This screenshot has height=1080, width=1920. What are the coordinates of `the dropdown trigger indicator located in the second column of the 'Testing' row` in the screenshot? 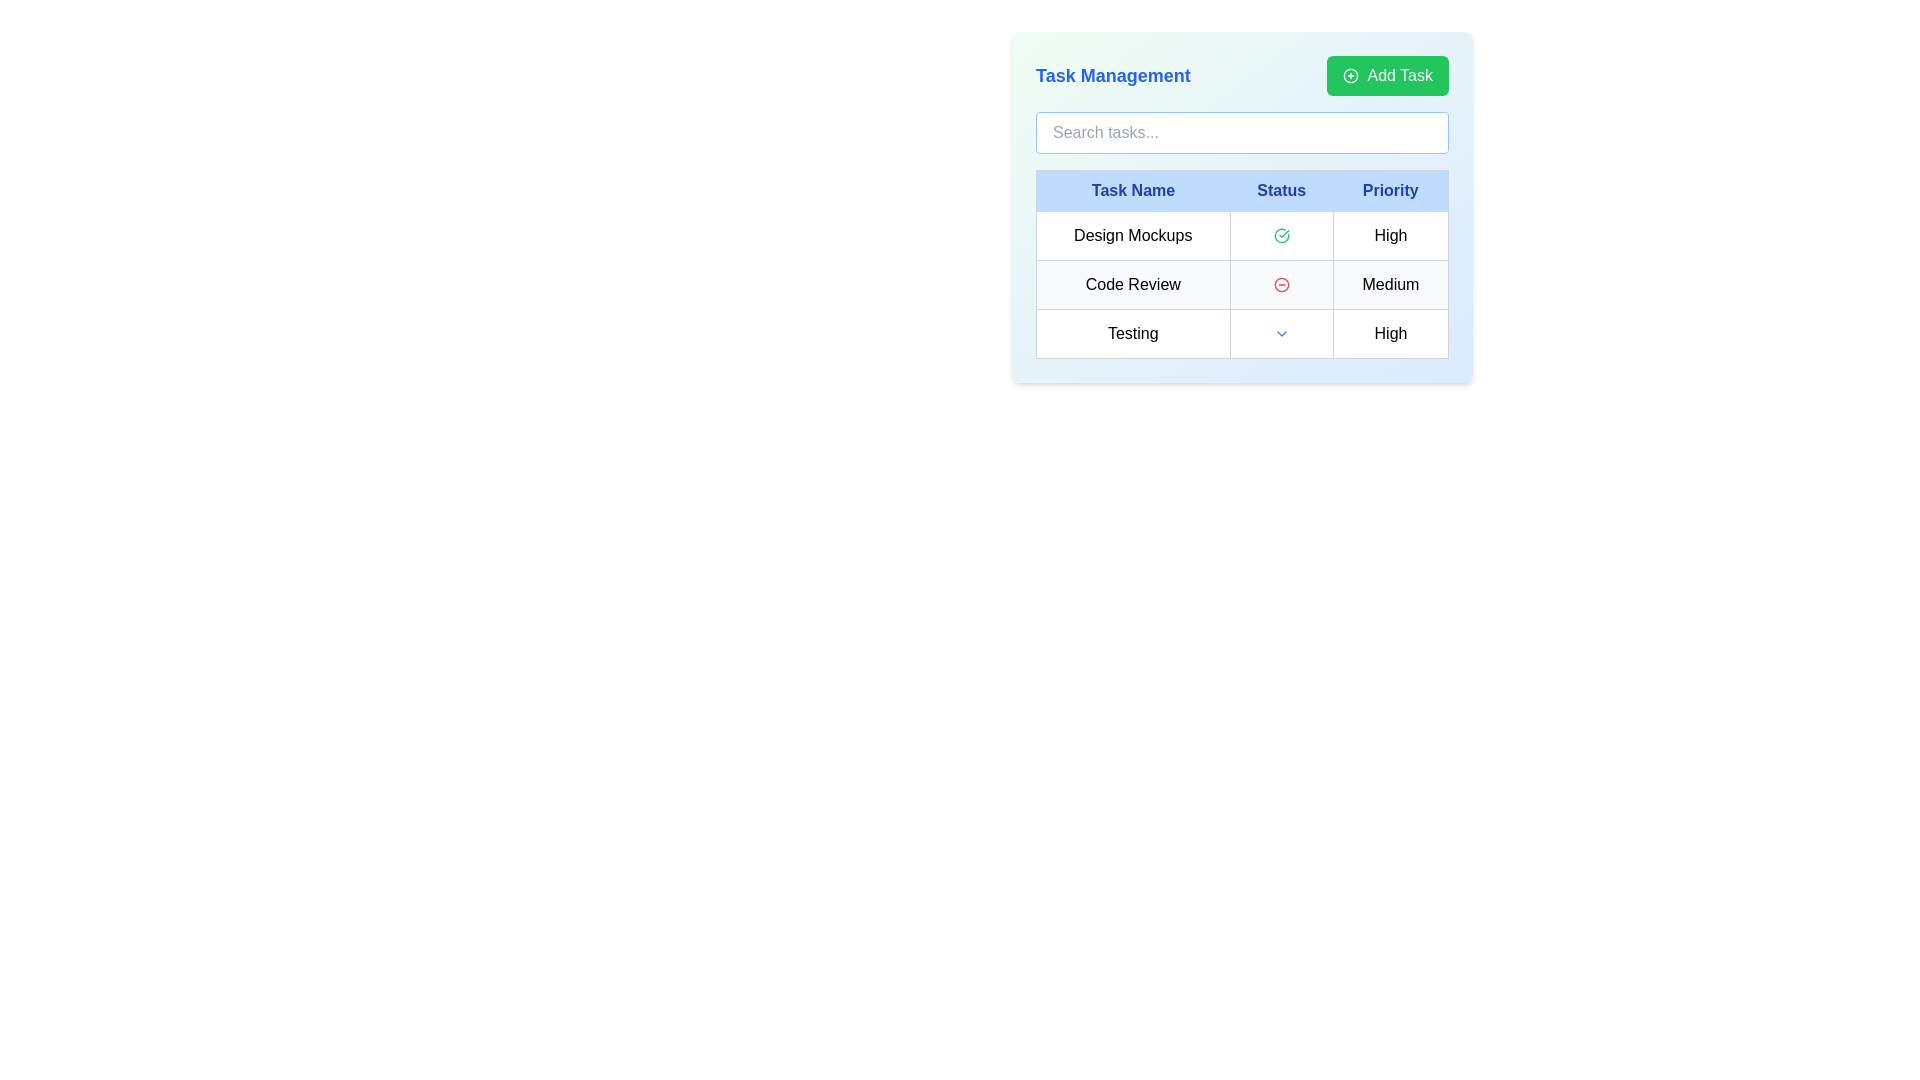 It's located at (1281, 333).